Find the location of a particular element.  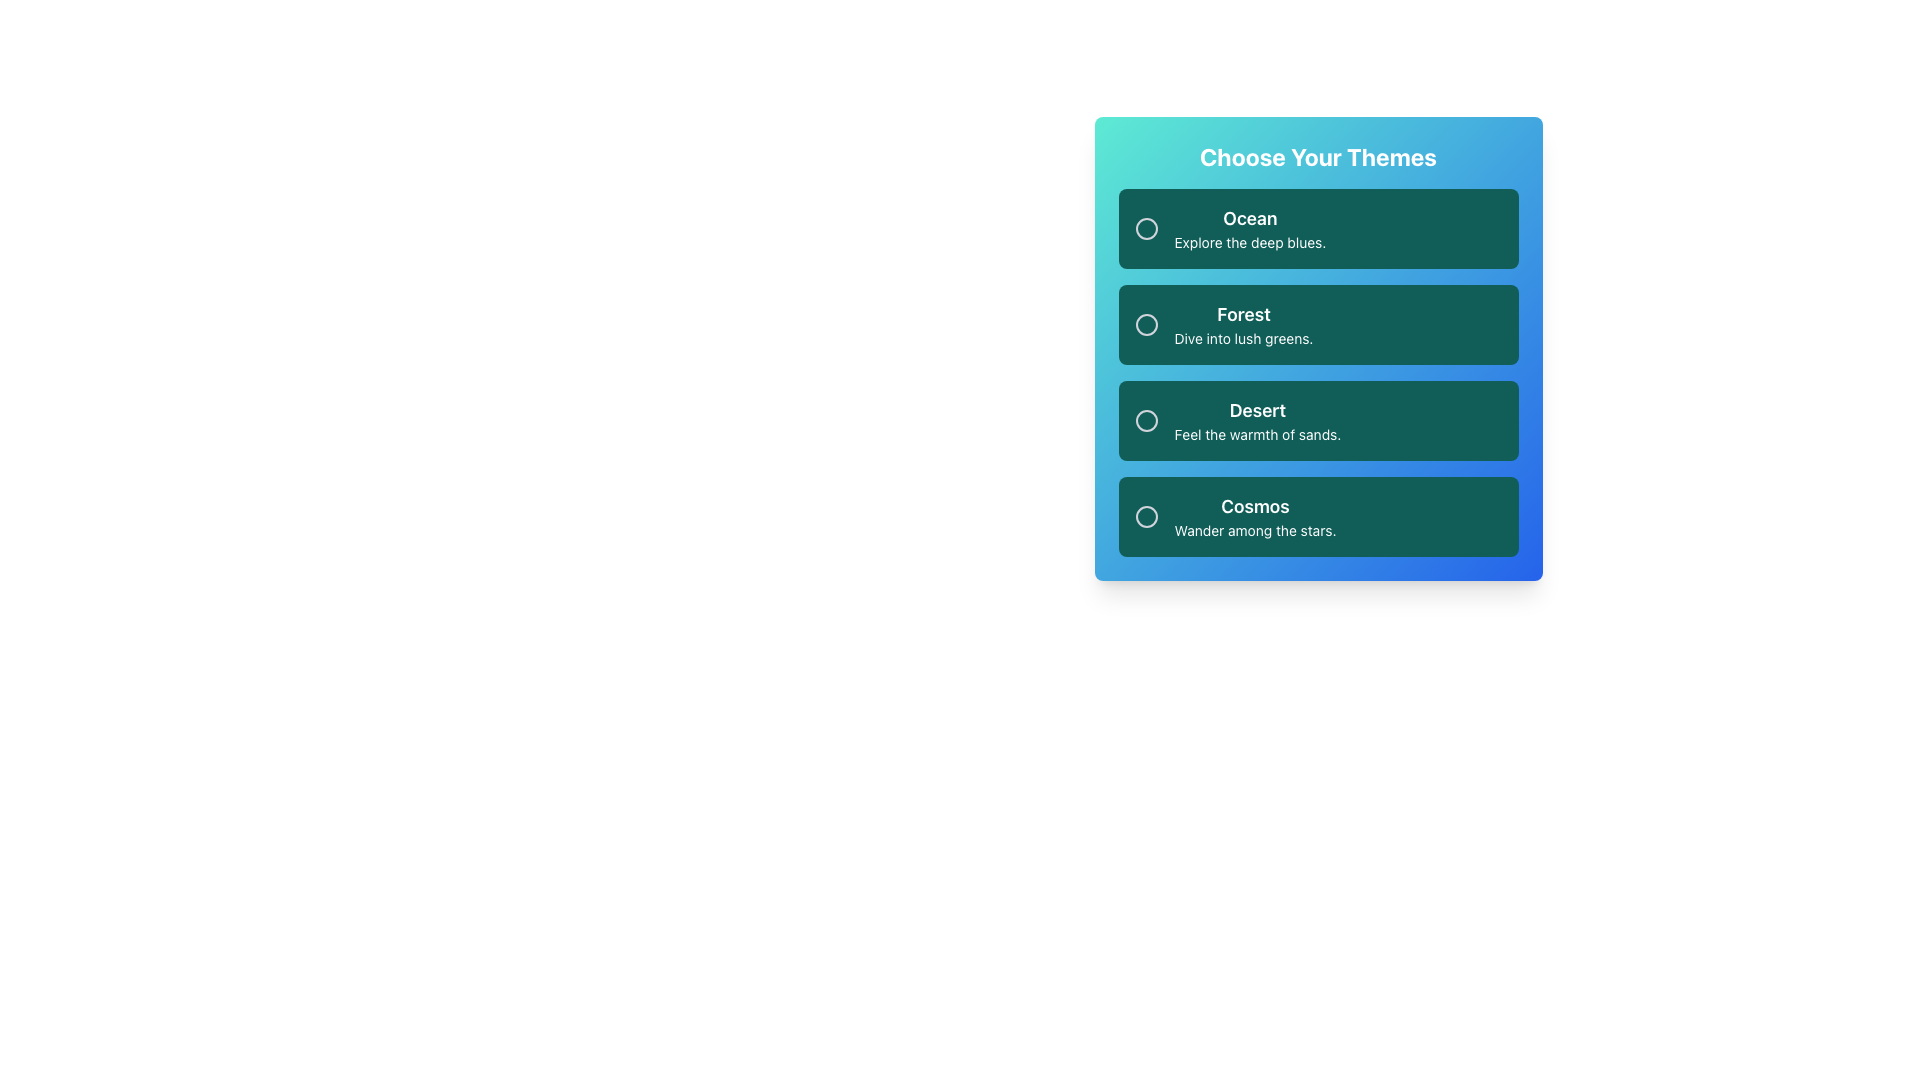

the hollow circle selectable indicator associated with the 'Cosmos - Wander among the stars' theme is located at coordinates (1146, 515).